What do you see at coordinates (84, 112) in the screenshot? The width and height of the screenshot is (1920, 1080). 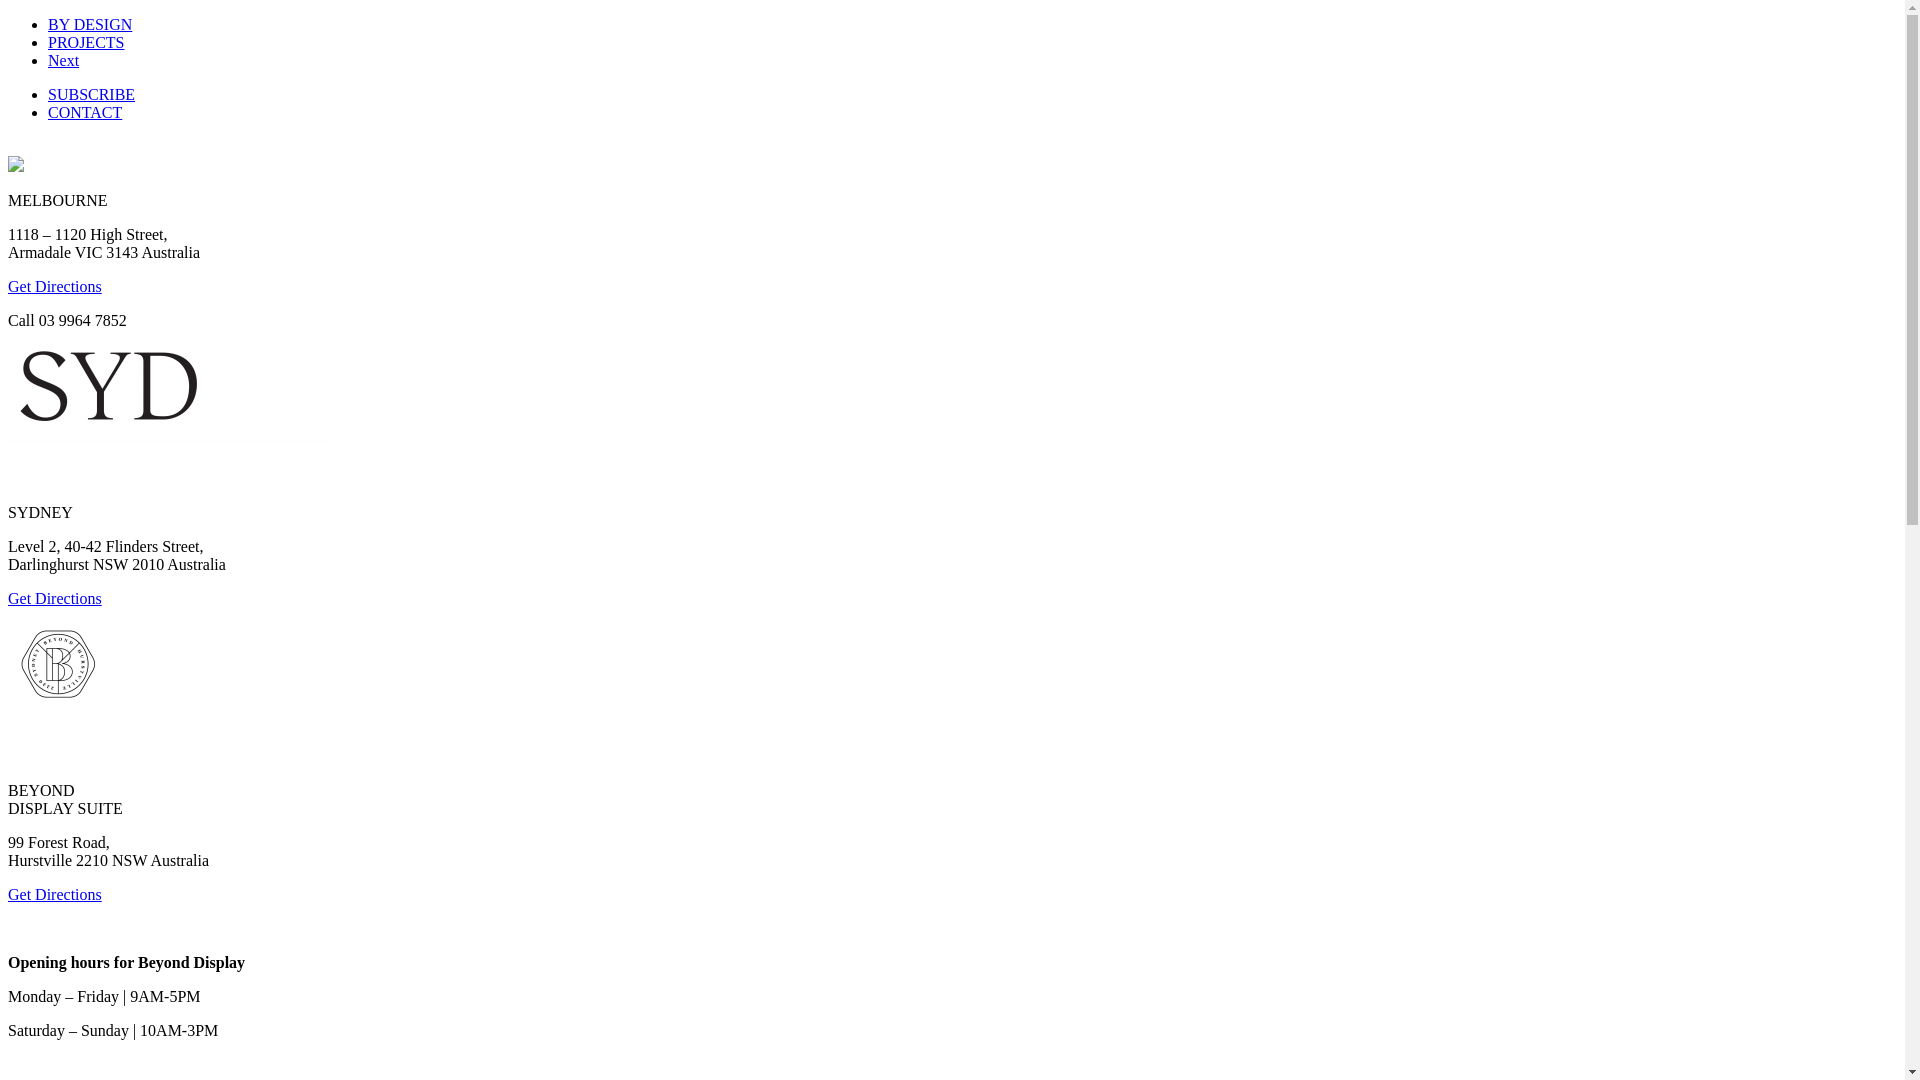 I see `'CONTACT'` at bounding box center [84, 112].